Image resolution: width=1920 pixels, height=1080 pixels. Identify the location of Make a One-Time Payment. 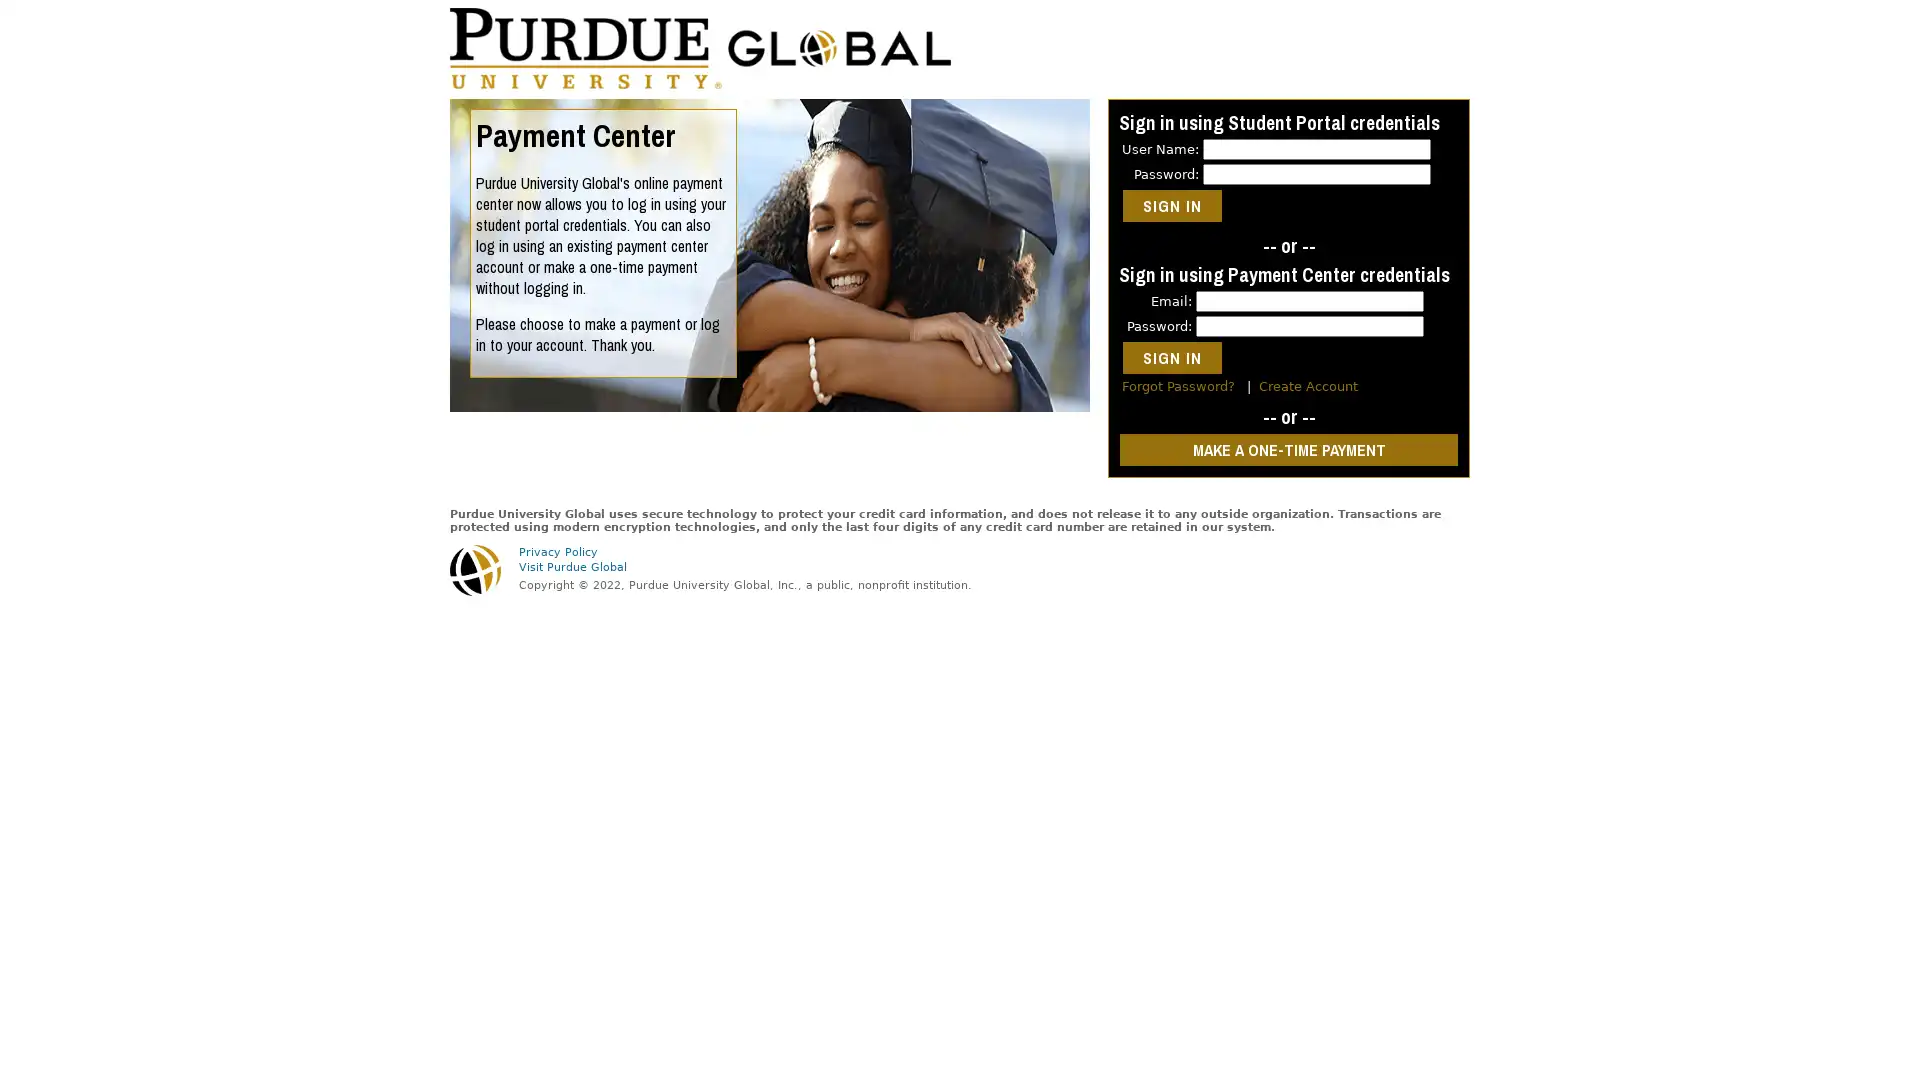
(1289, 450).